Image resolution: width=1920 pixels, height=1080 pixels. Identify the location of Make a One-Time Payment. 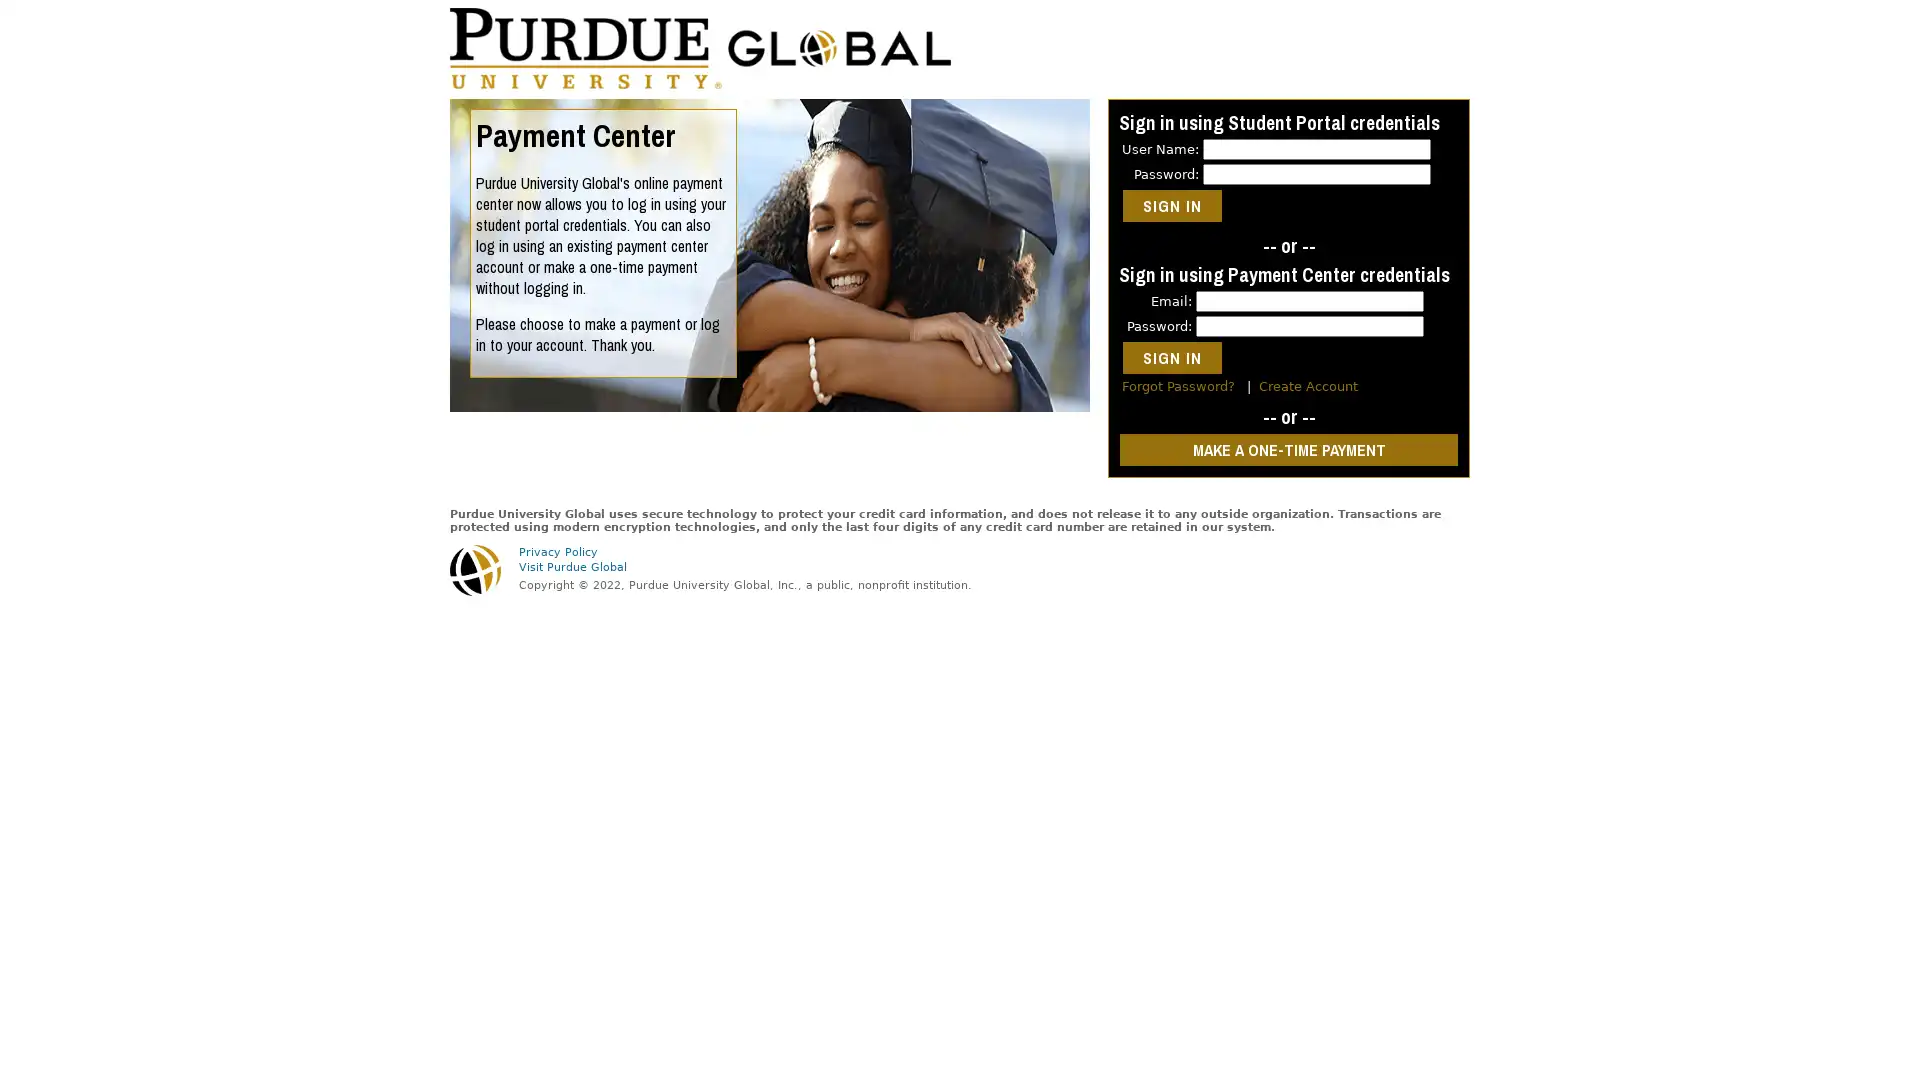
(1289, 450).